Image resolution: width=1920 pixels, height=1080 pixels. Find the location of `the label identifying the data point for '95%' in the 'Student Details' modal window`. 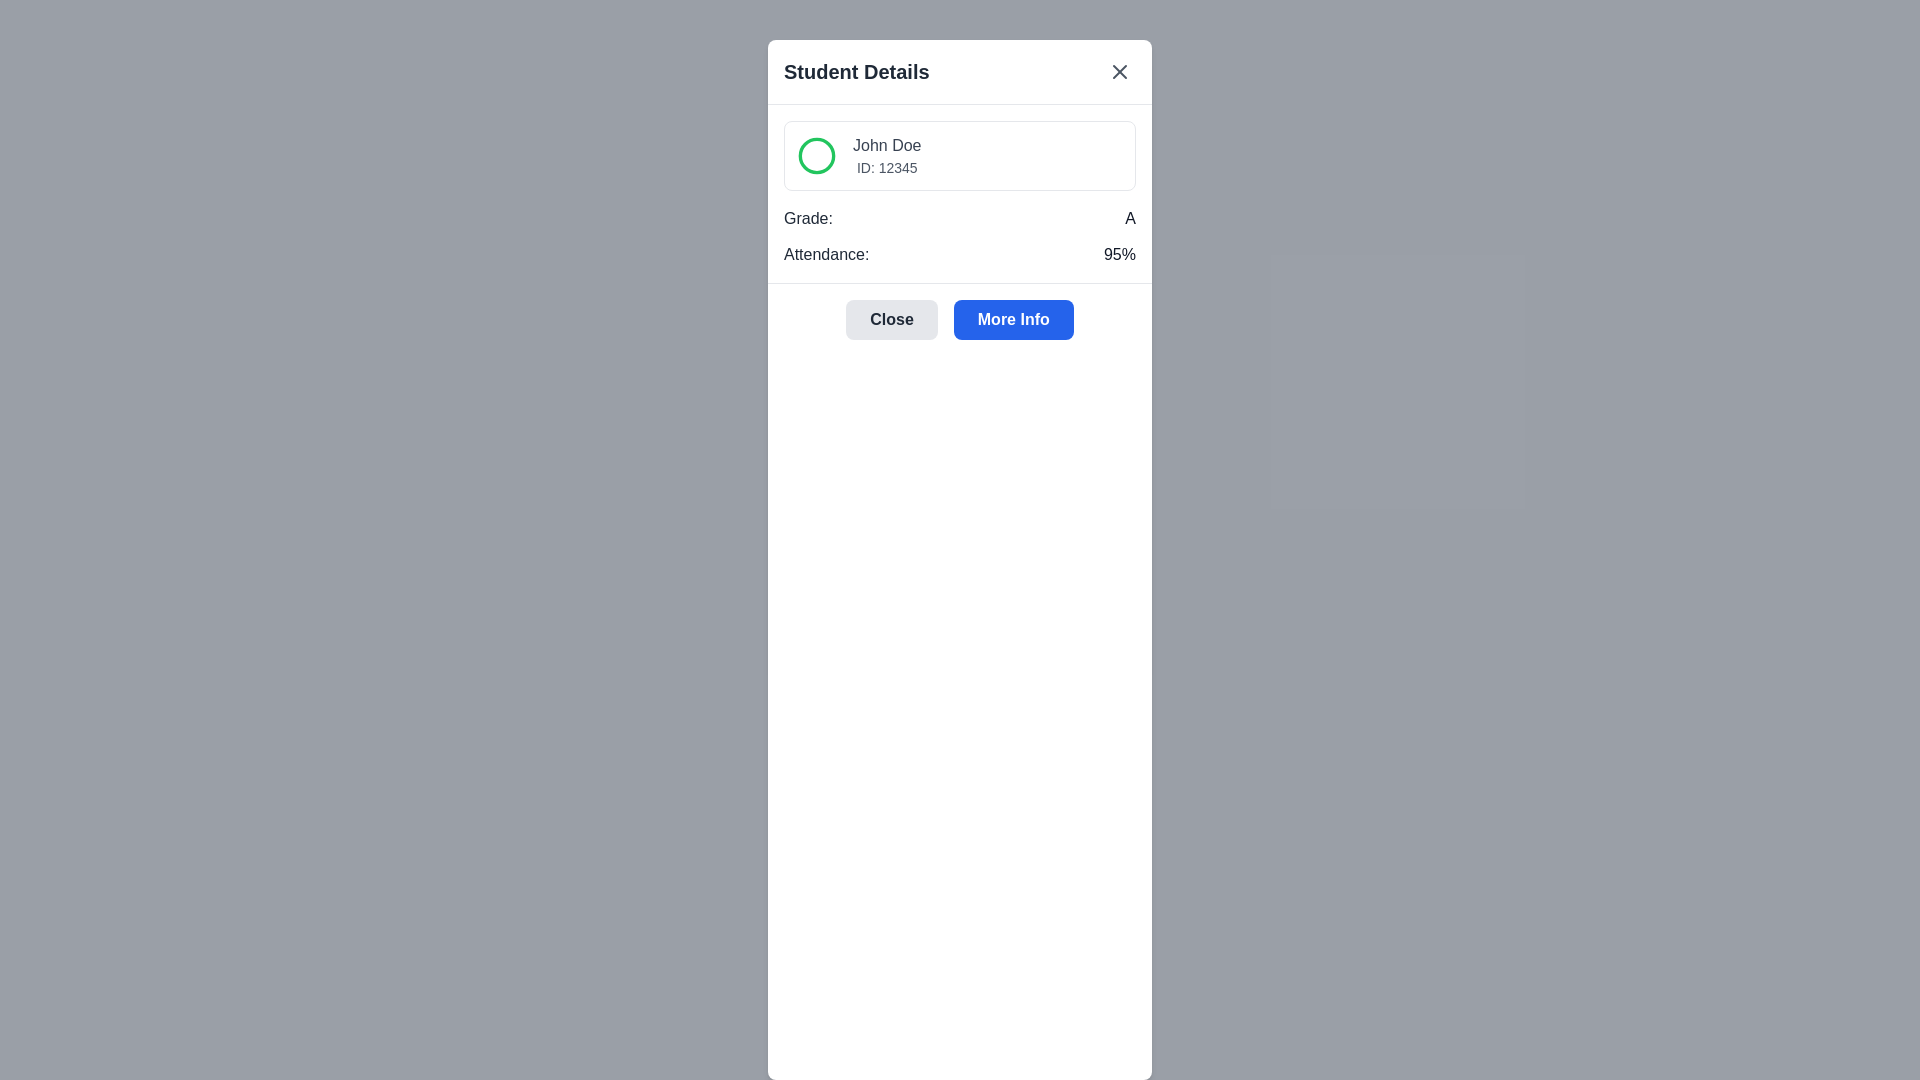

the label identifying the data point for '95%' in the 'Student Details' modal window is located at coordinates (826, 253).